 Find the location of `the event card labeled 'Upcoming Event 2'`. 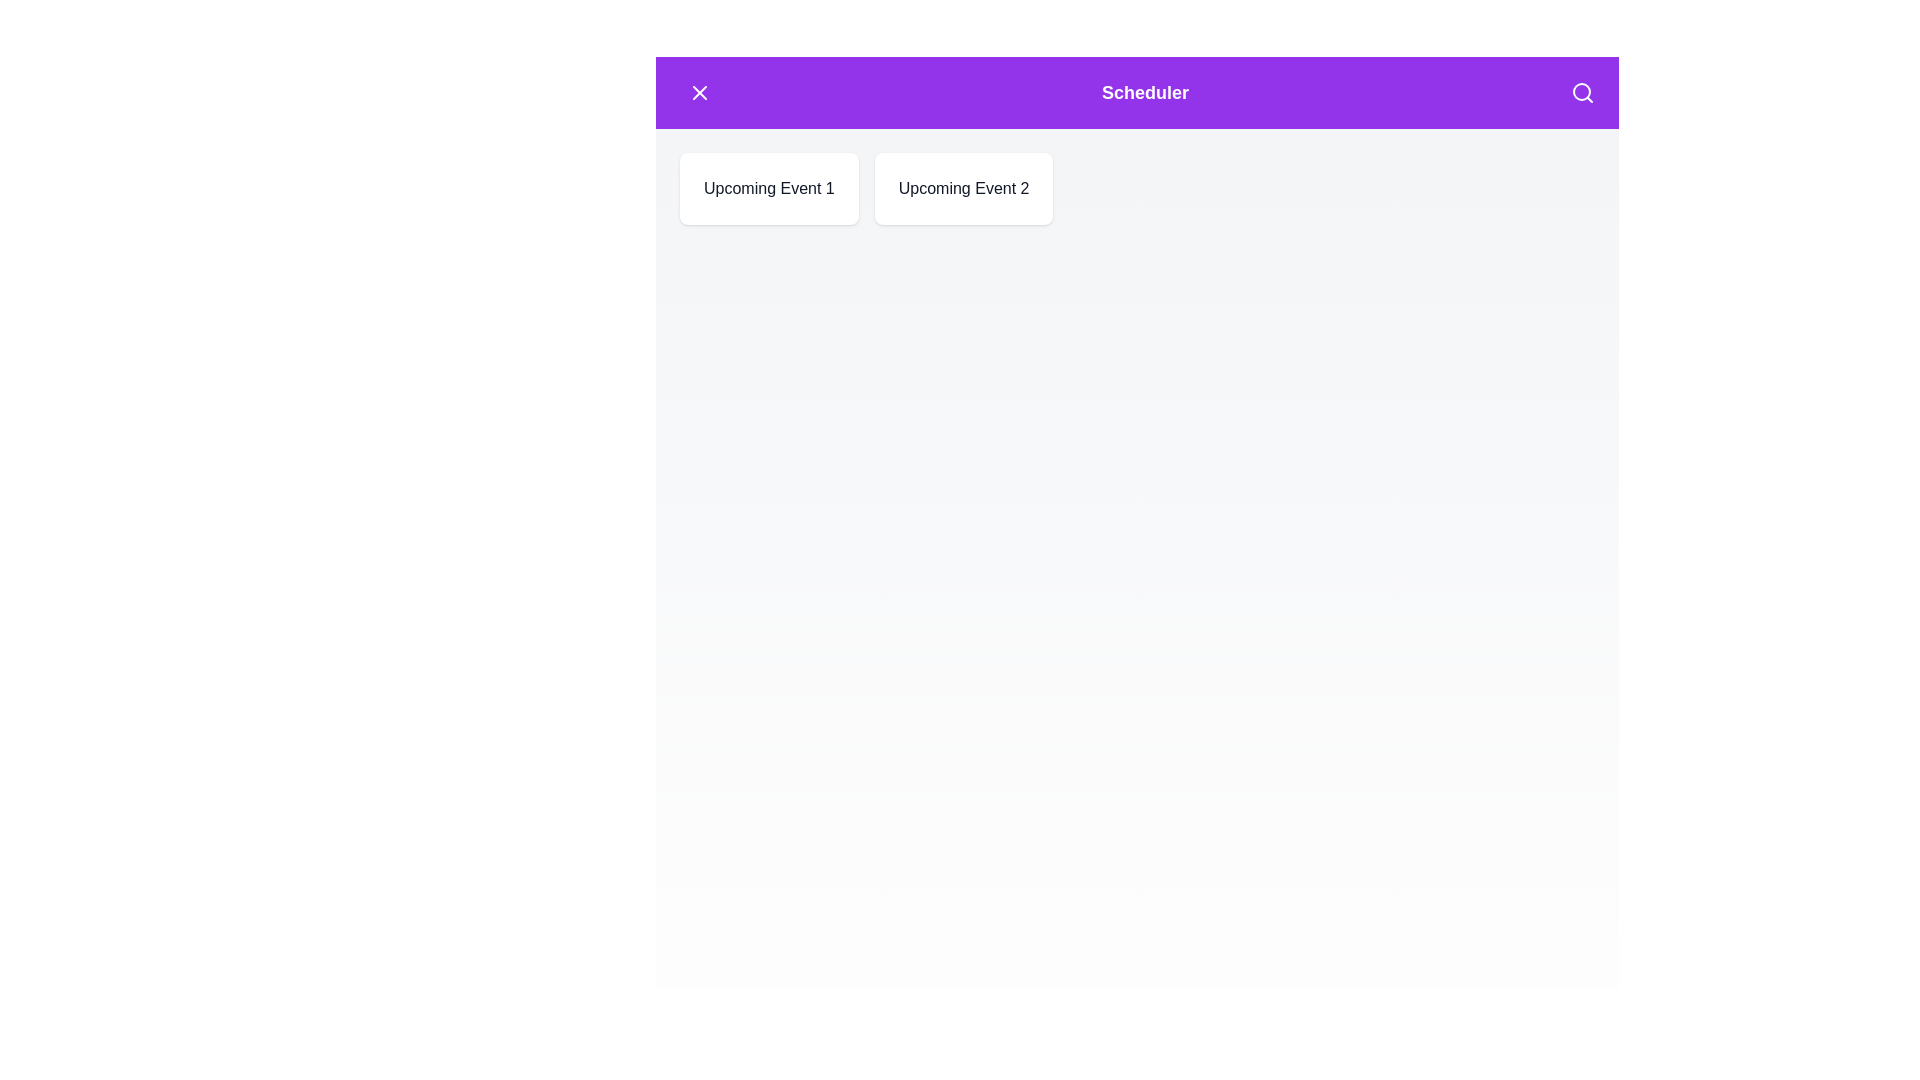

the event card labeled 'Upcoming Event 2' is located at coordinates (964, 189).